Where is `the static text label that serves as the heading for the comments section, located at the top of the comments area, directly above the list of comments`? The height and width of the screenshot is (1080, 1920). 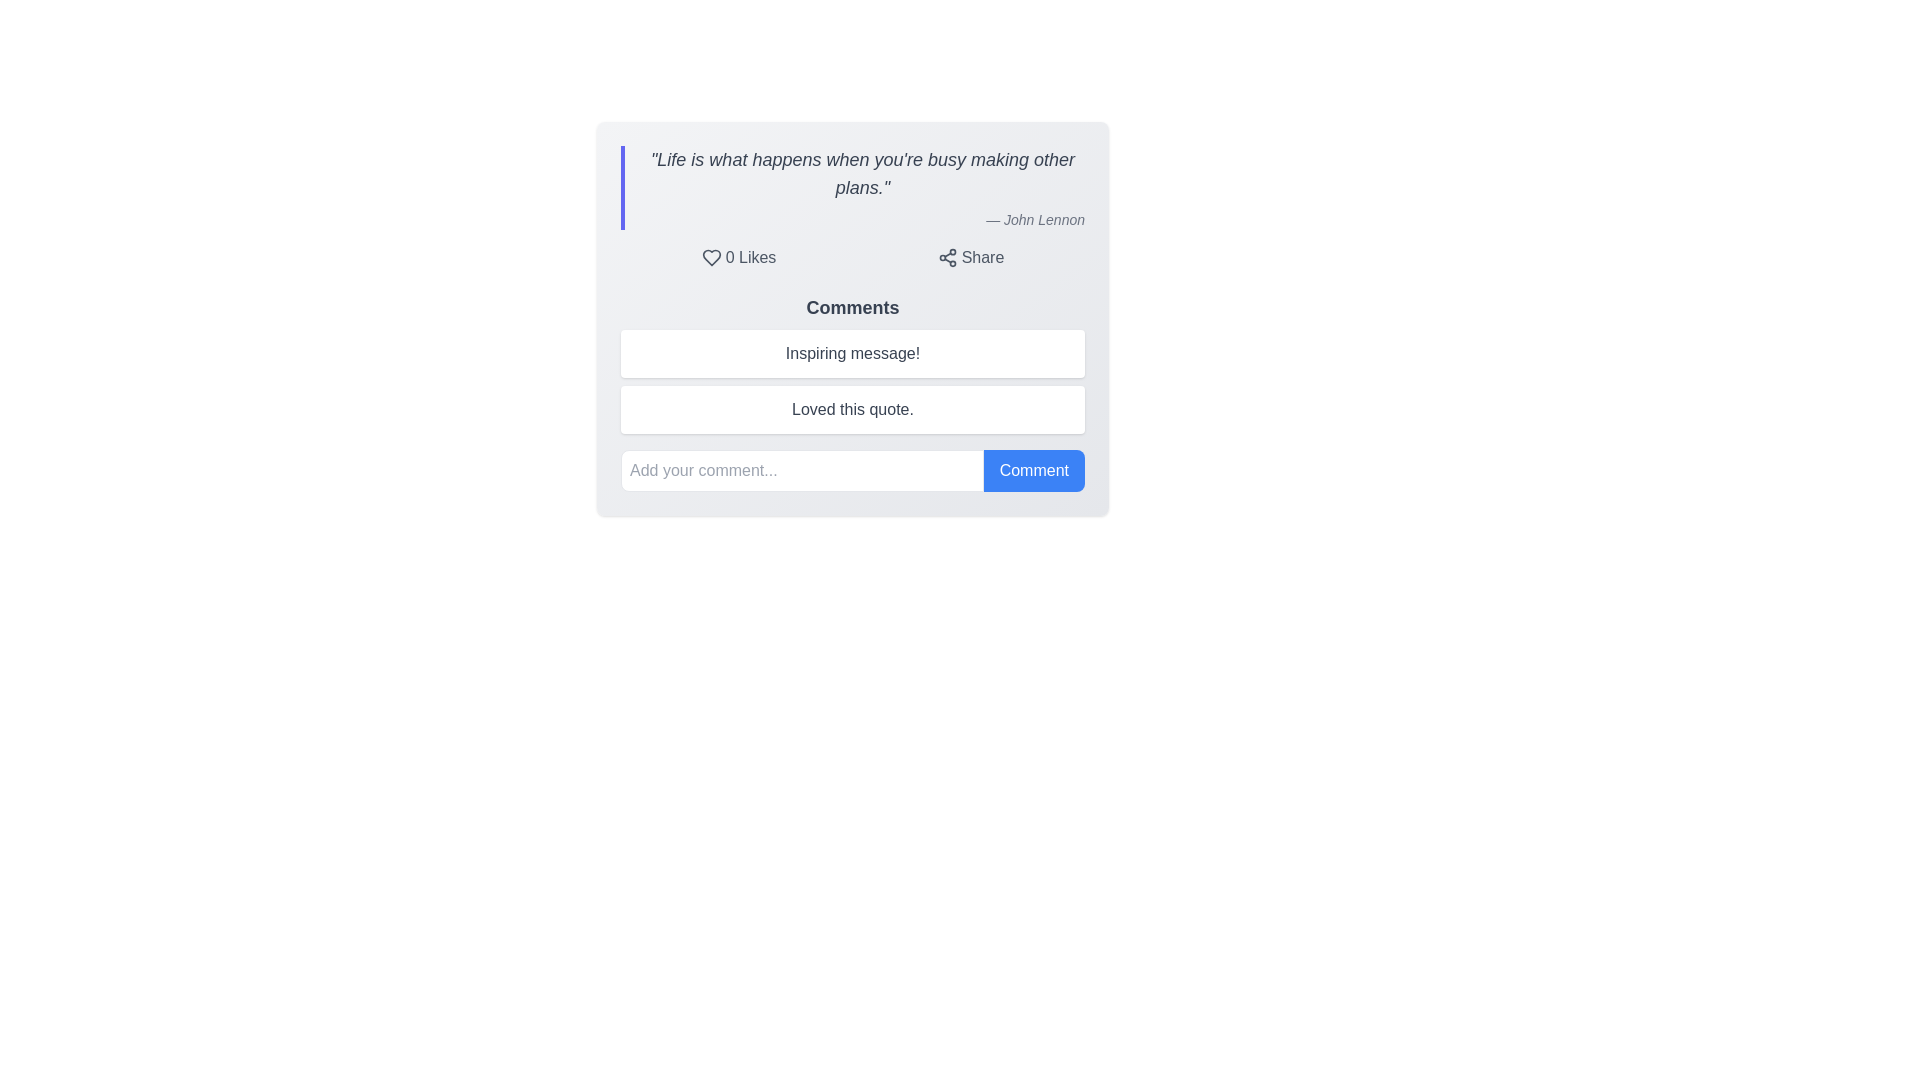
the static text label that serves as the heading for the comments section, located at the top of the comments area, directly above the list of comments is located at coordinates (853, 308).